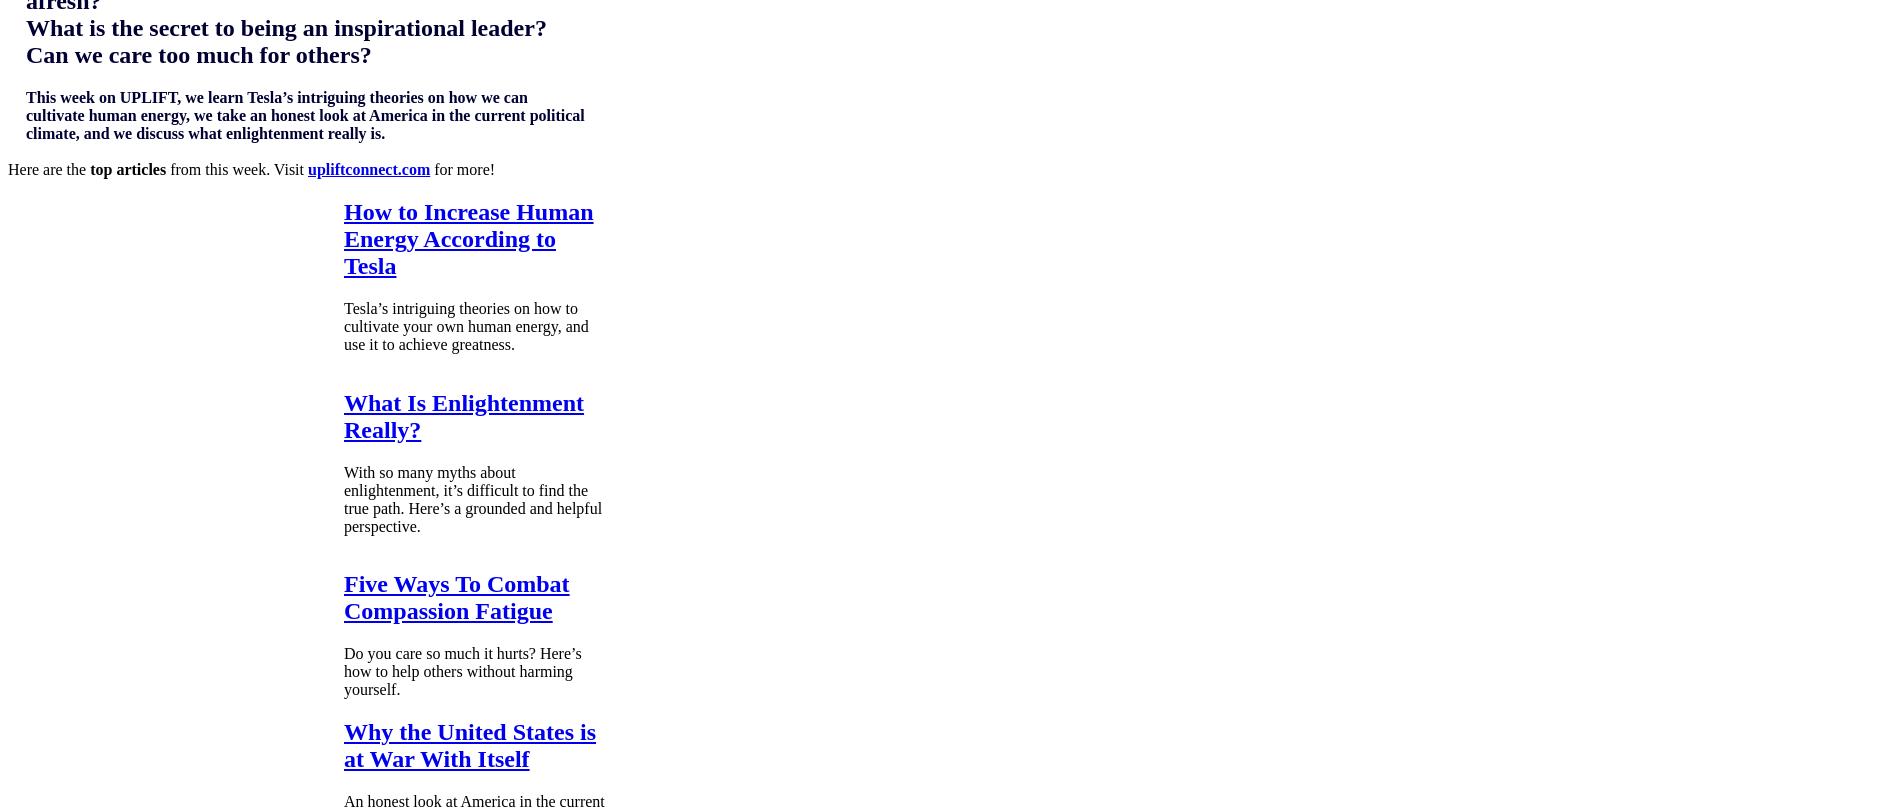 The height and width of the screenshot is (810, 1900). What do you see at coordinates (469, 744) in the screenshot?
I see `'Why the United States is at War With Itself'` at bounding box center [469, 744].